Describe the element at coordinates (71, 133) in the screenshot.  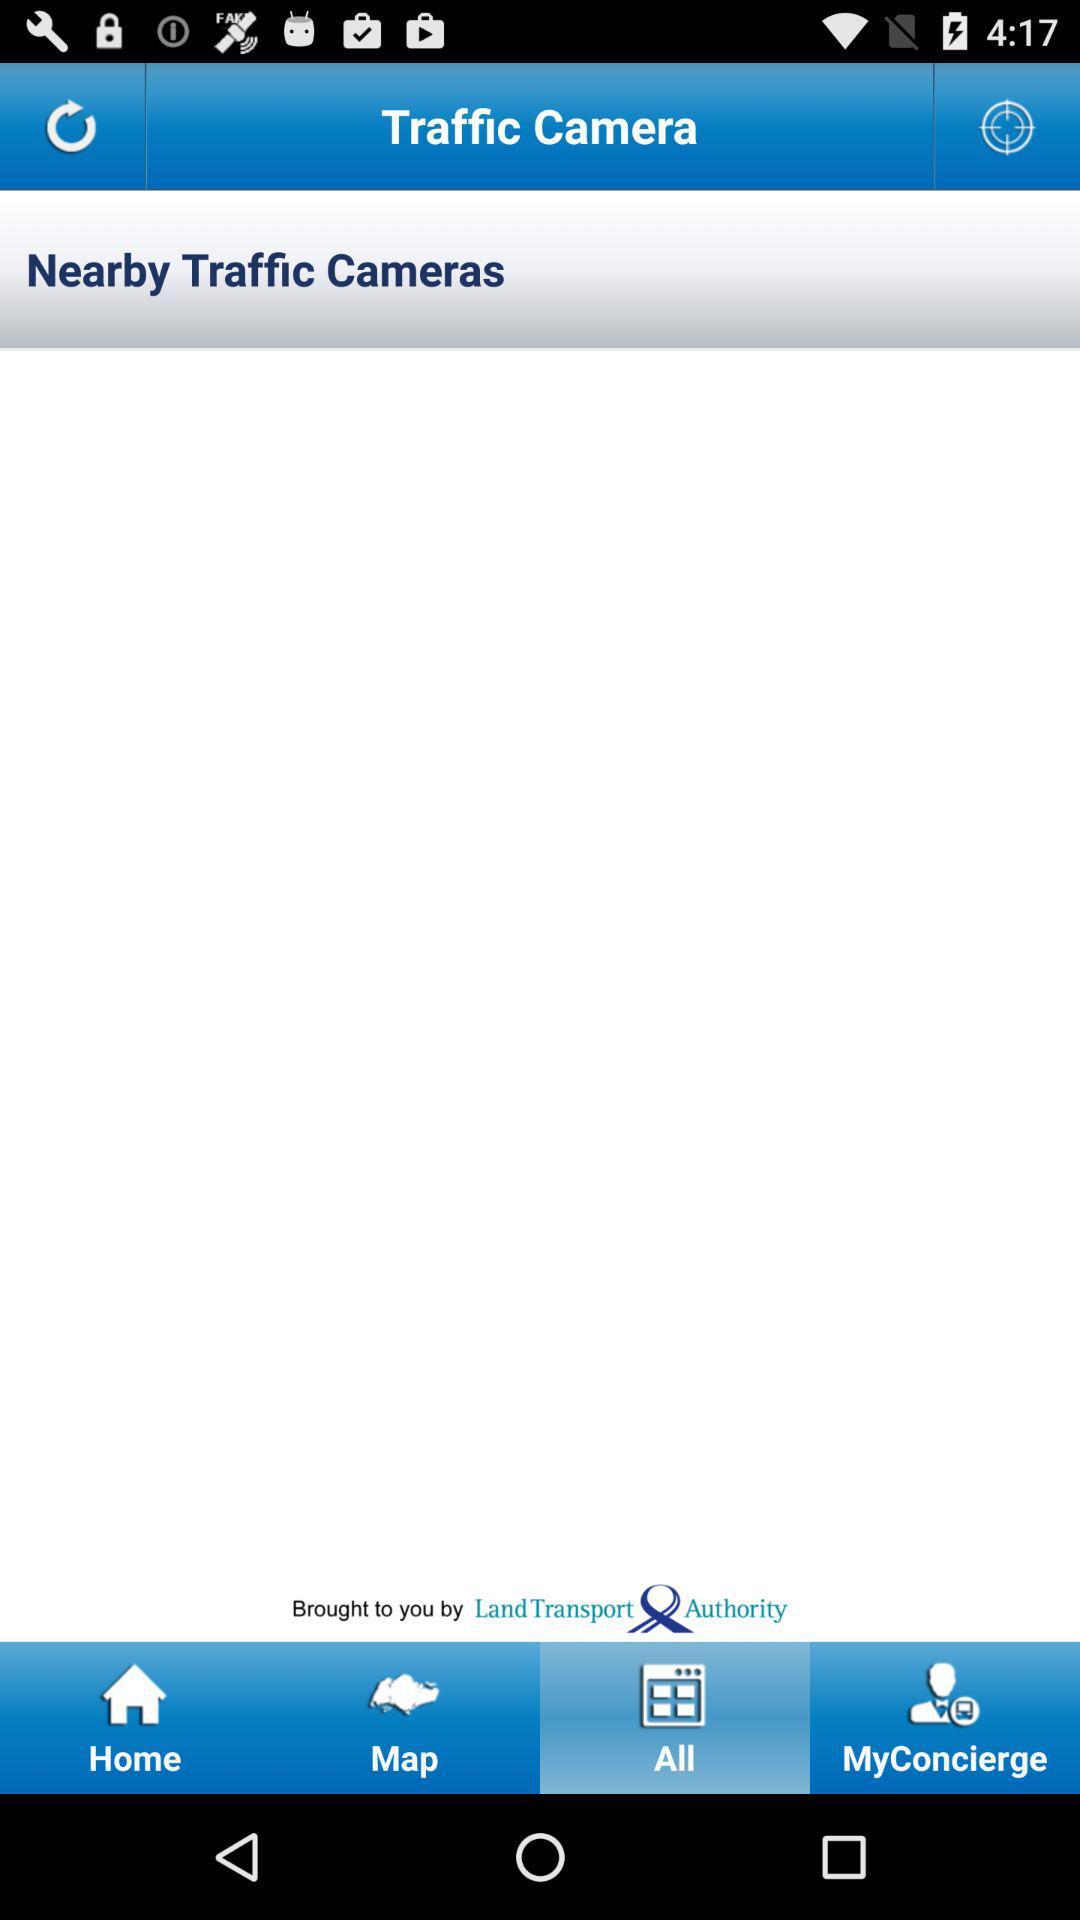
I see `the refresh icon` at that location.